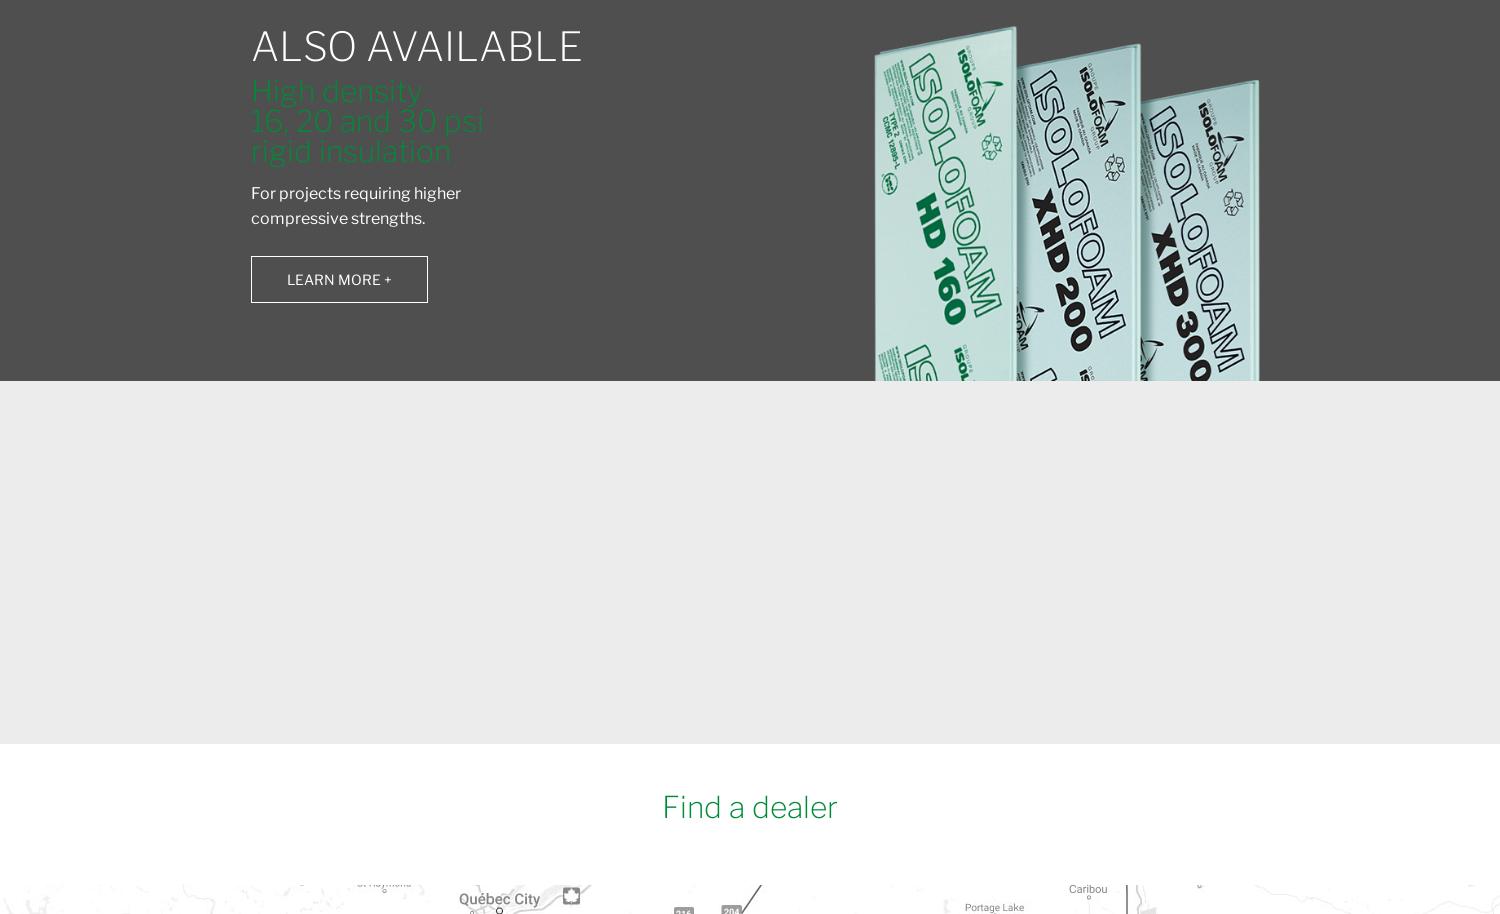 The image size is (1500, 914). Describe the element at coordinates (977, 635) in the screenshot. I see `'Greenguard- and Greenguard Gold-certified products'` at that location.